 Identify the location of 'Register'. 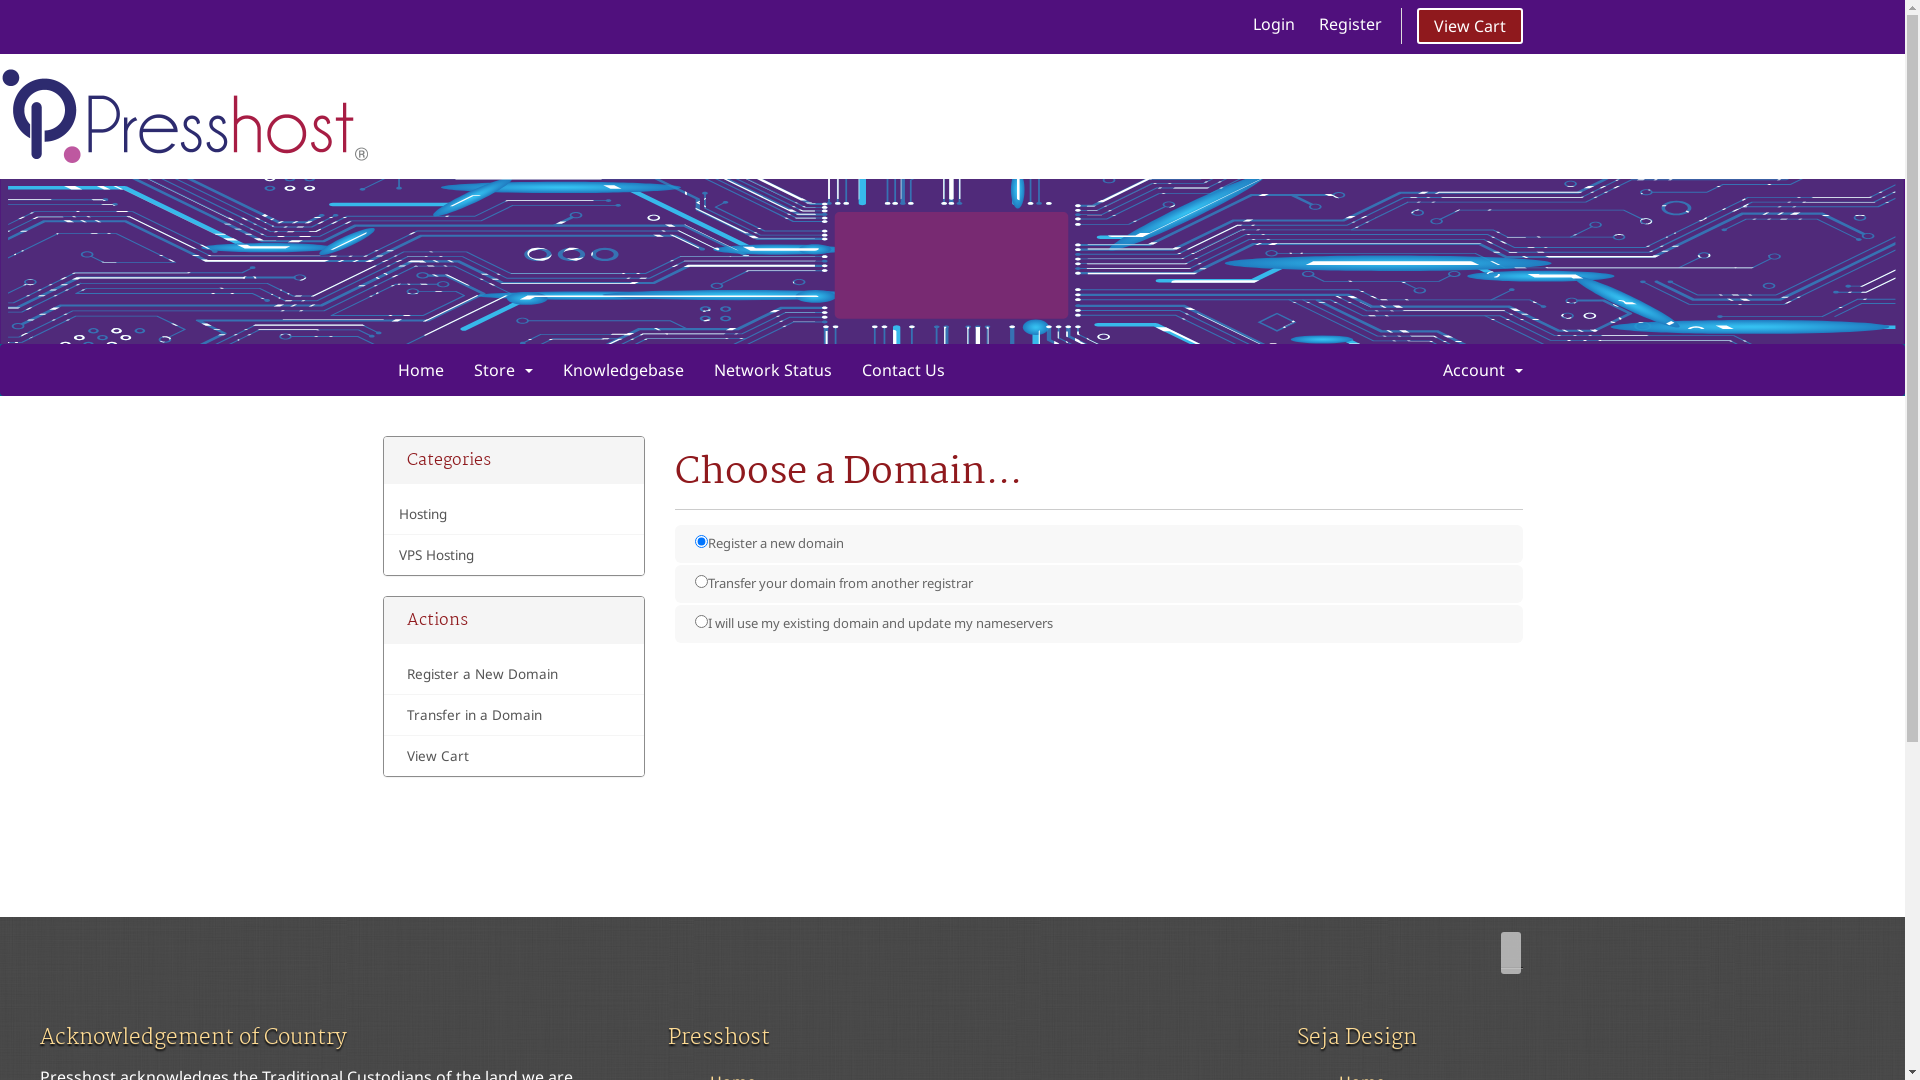
(1349, 23).